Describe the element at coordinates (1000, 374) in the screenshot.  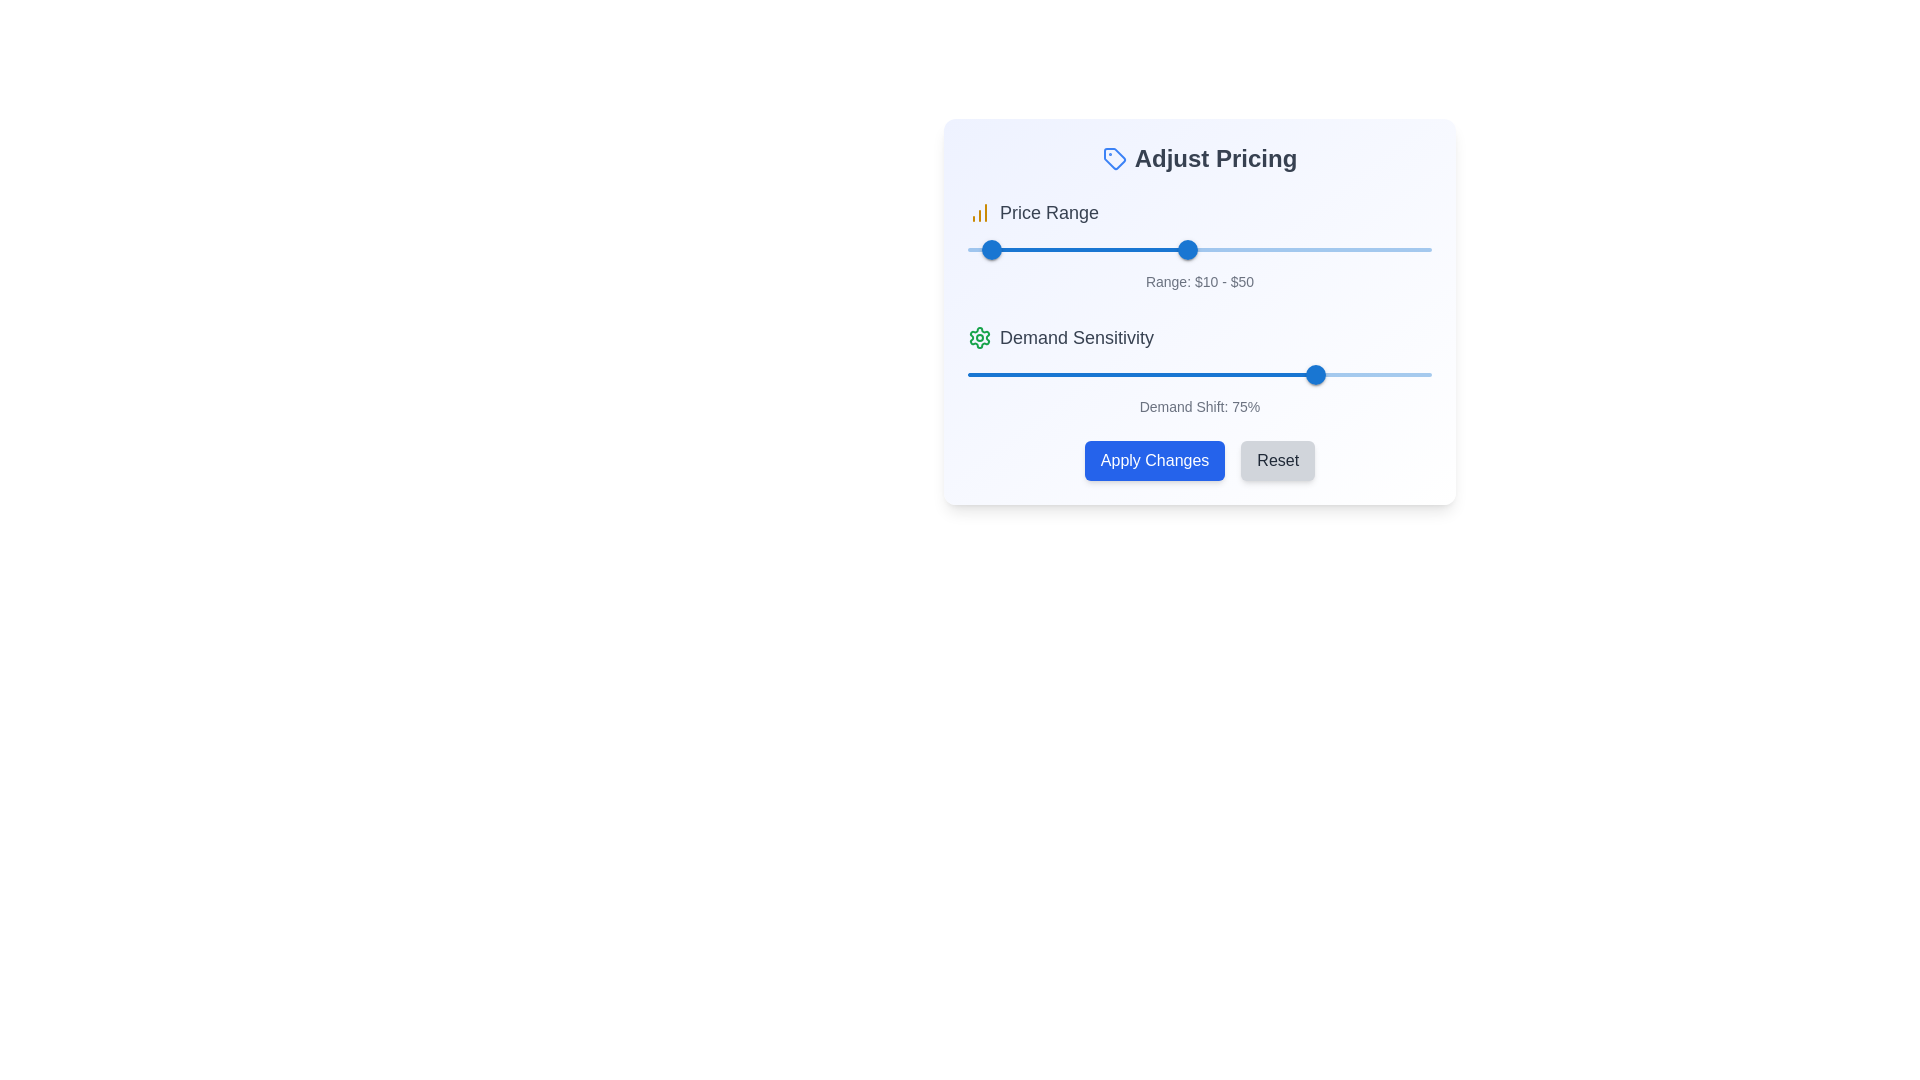
I see `Demand Sensitivity` at that location.